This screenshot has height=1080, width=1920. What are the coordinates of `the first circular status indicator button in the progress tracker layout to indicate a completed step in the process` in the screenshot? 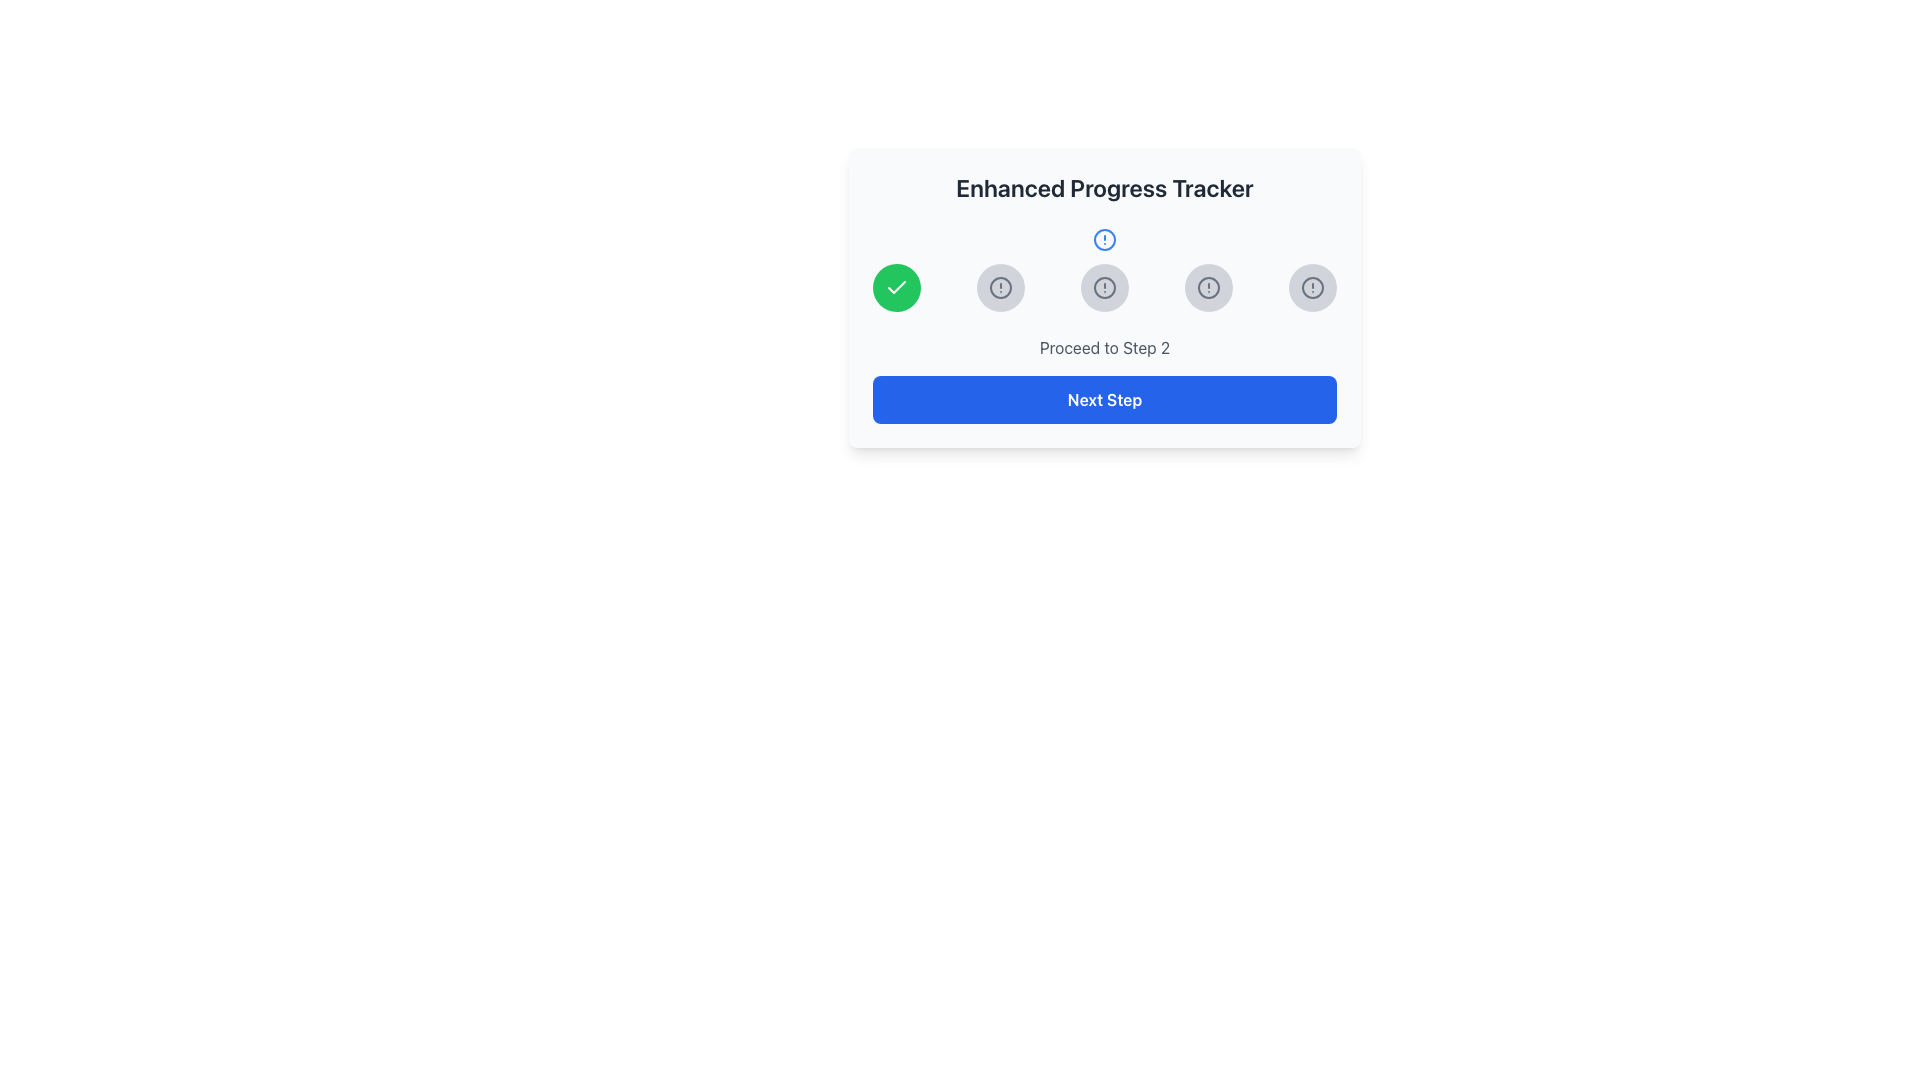 It's located at (896, 288).